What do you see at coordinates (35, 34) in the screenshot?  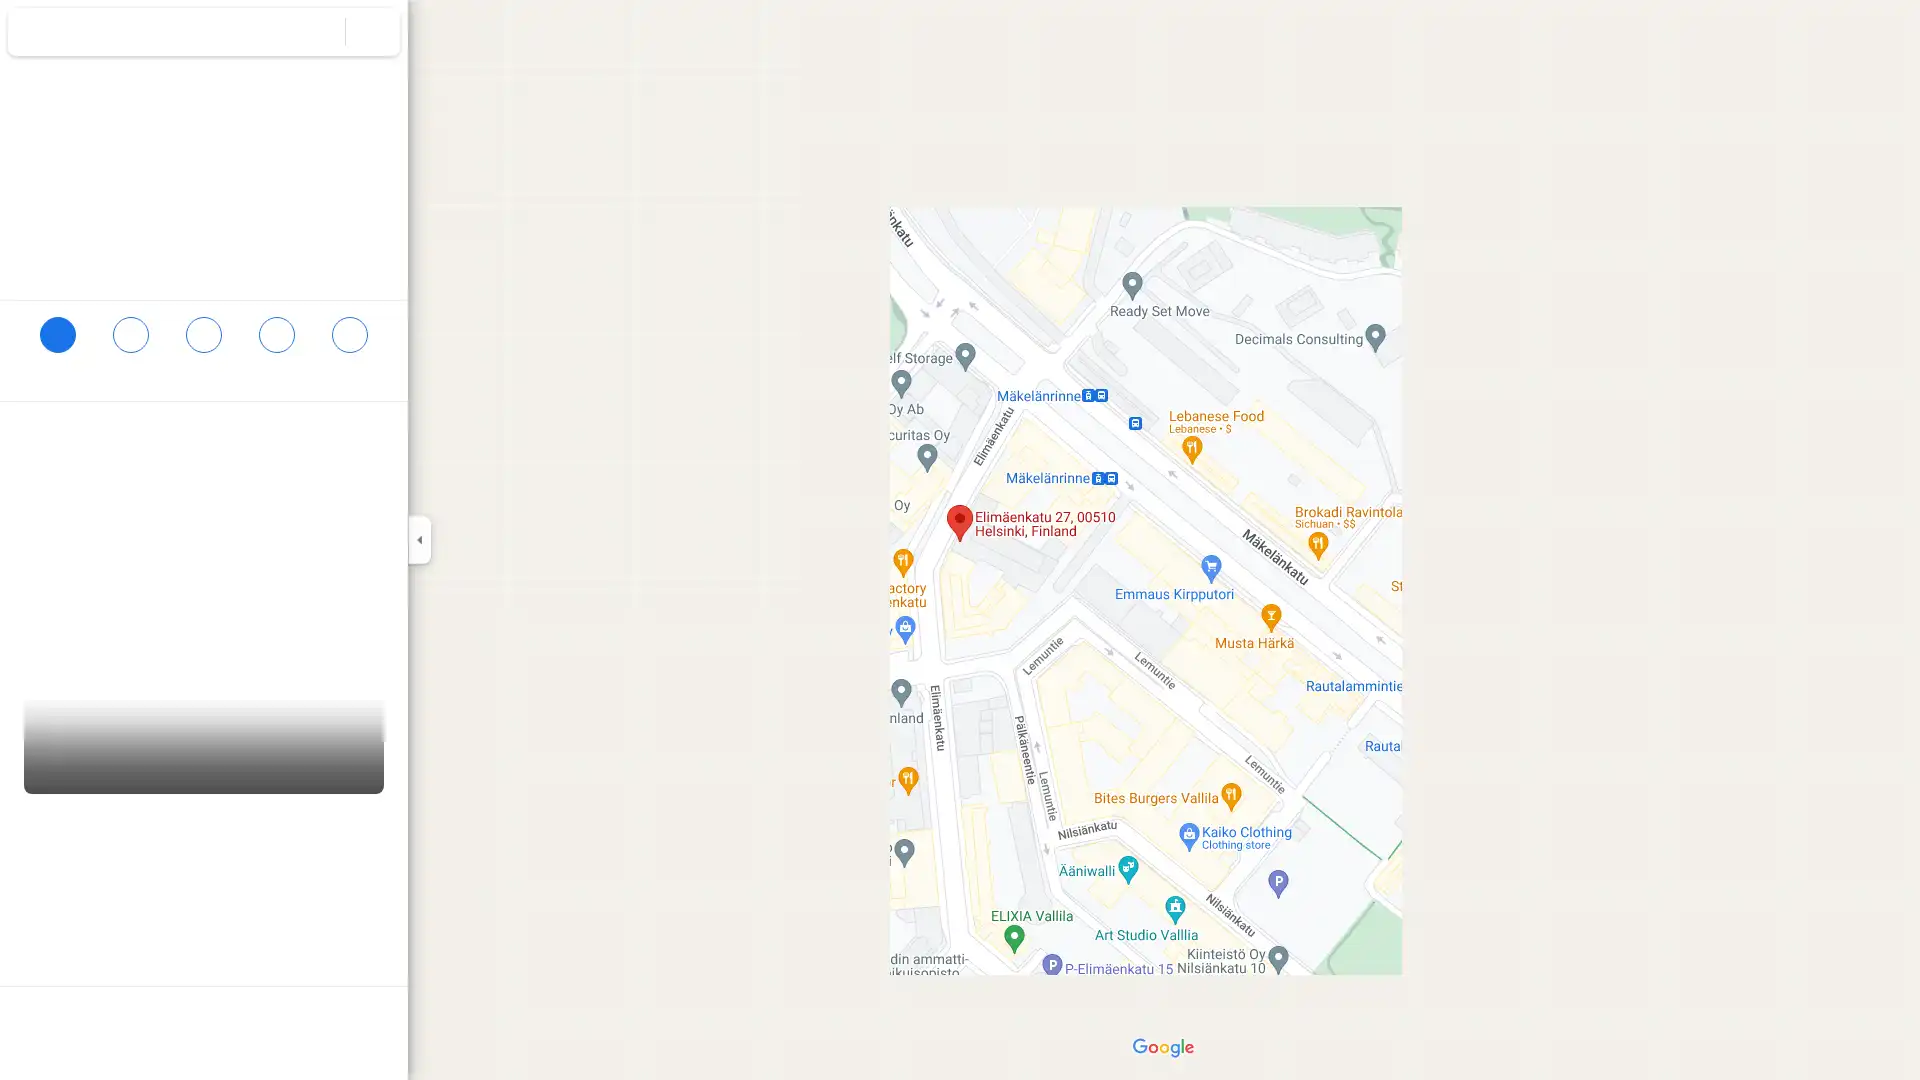 I see `Menu` at bounding box center [35, 34].